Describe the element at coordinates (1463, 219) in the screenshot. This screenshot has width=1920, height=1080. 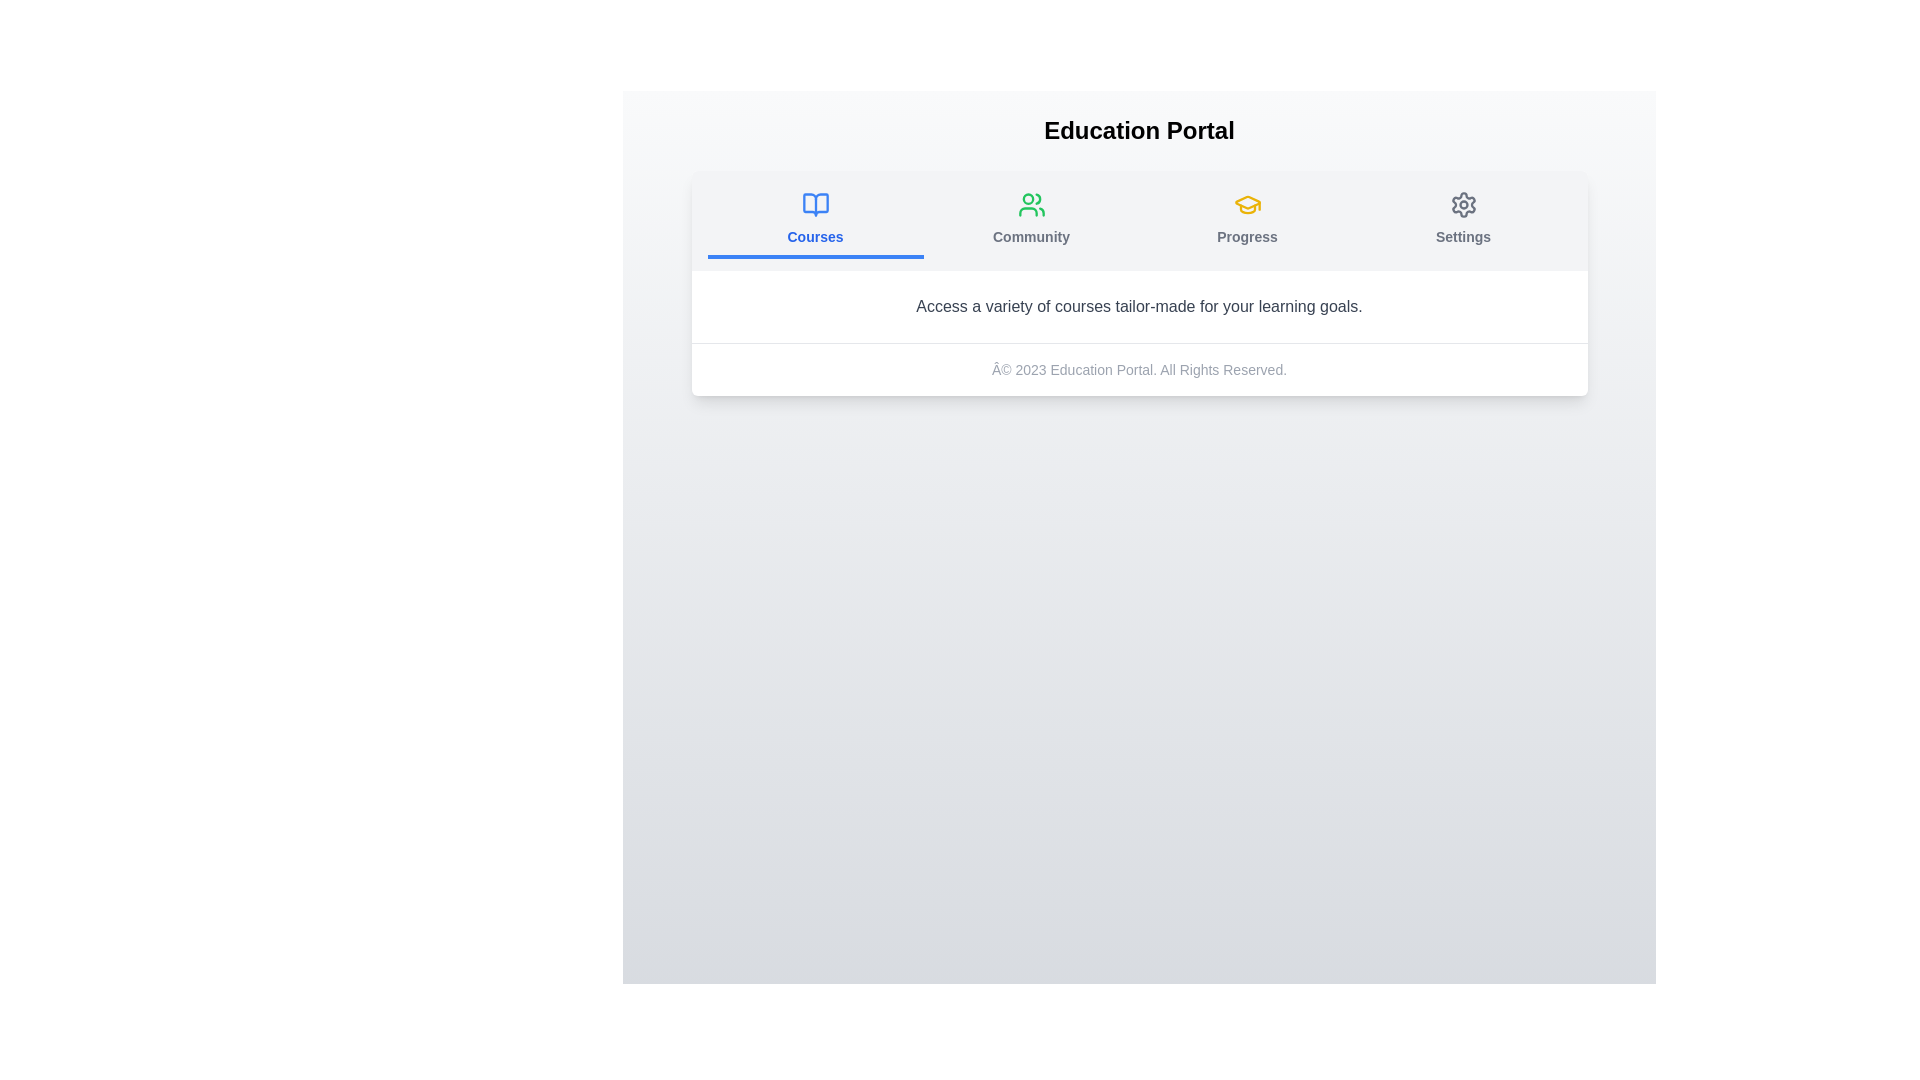
I see `the 'Settings' navigation link, which features a cogwheel icon and is the fourth item in the horizontal navigation bar` at that location.